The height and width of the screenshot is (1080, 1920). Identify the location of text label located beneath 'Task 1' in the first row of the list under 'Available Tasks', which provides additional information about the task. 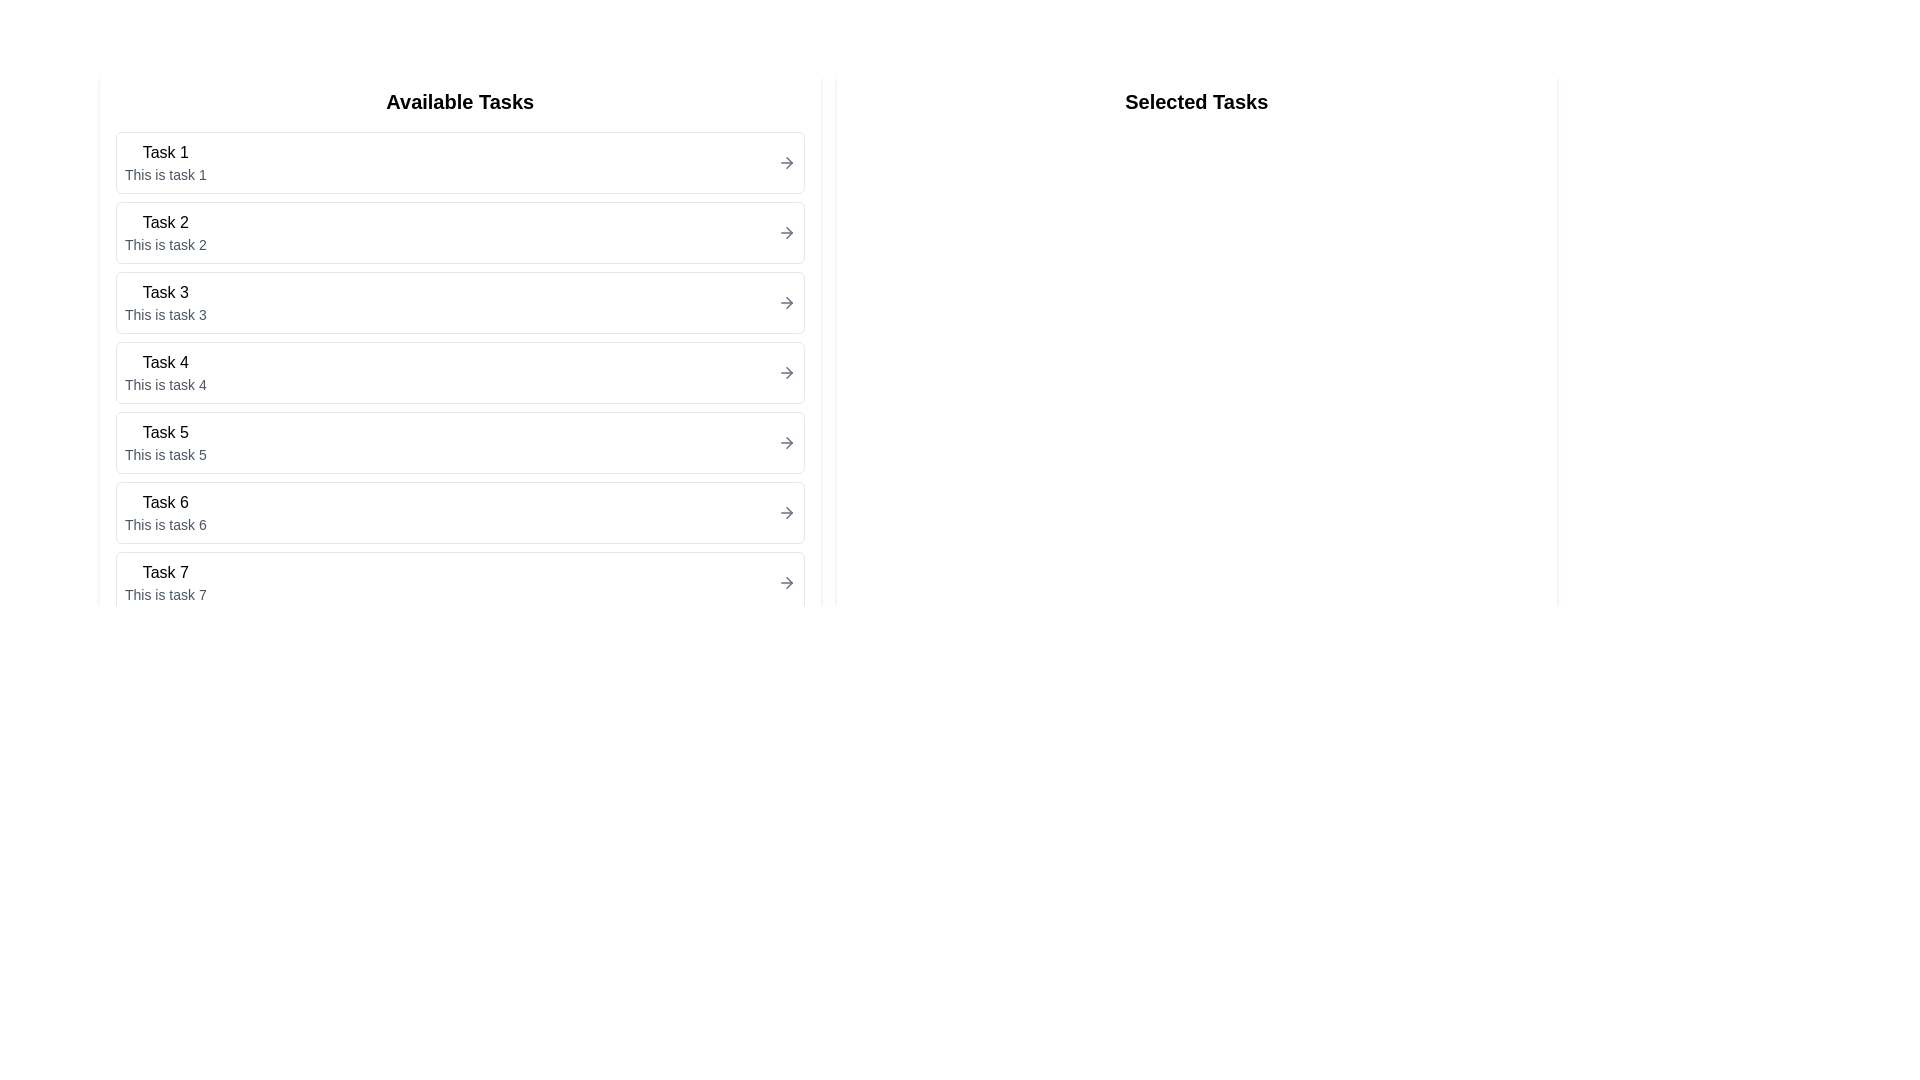
(165, 173).